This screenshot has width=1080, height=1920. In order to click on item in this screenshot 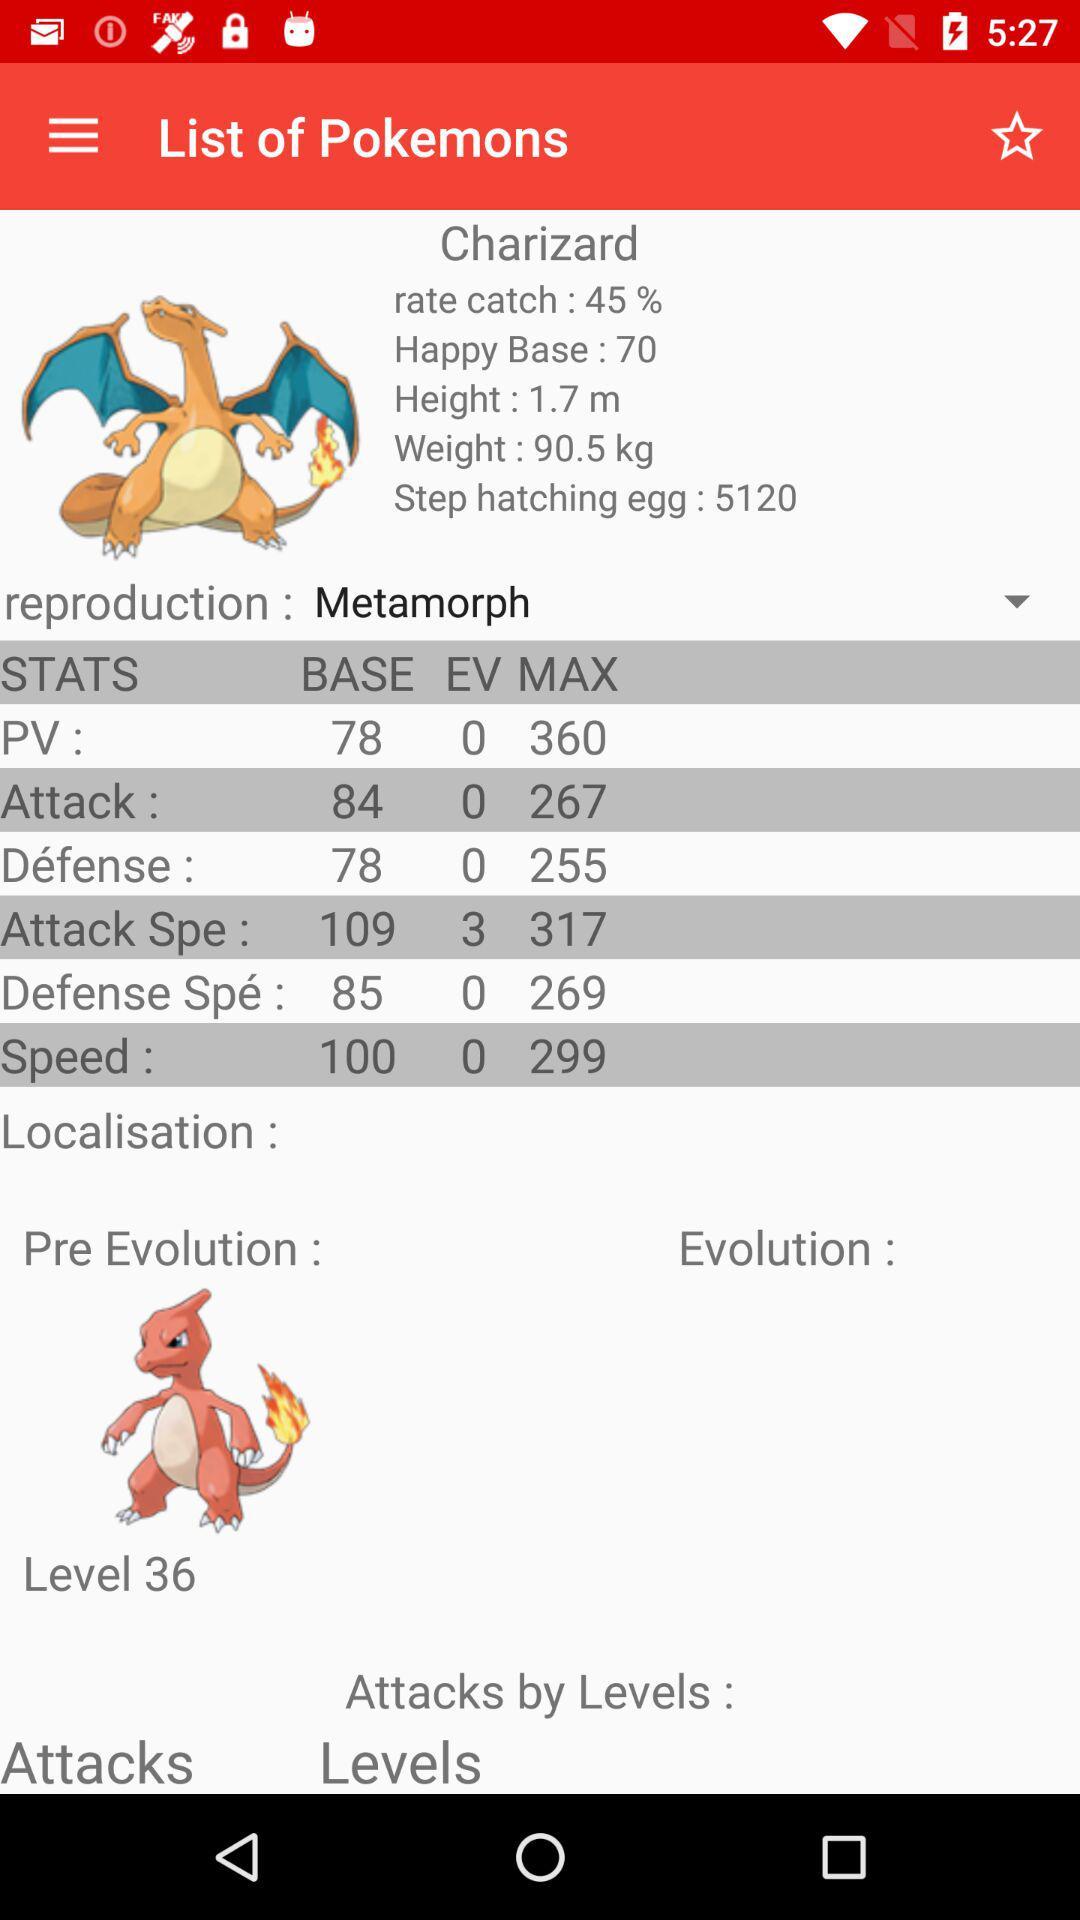, I will do `click(205, 1408)`.